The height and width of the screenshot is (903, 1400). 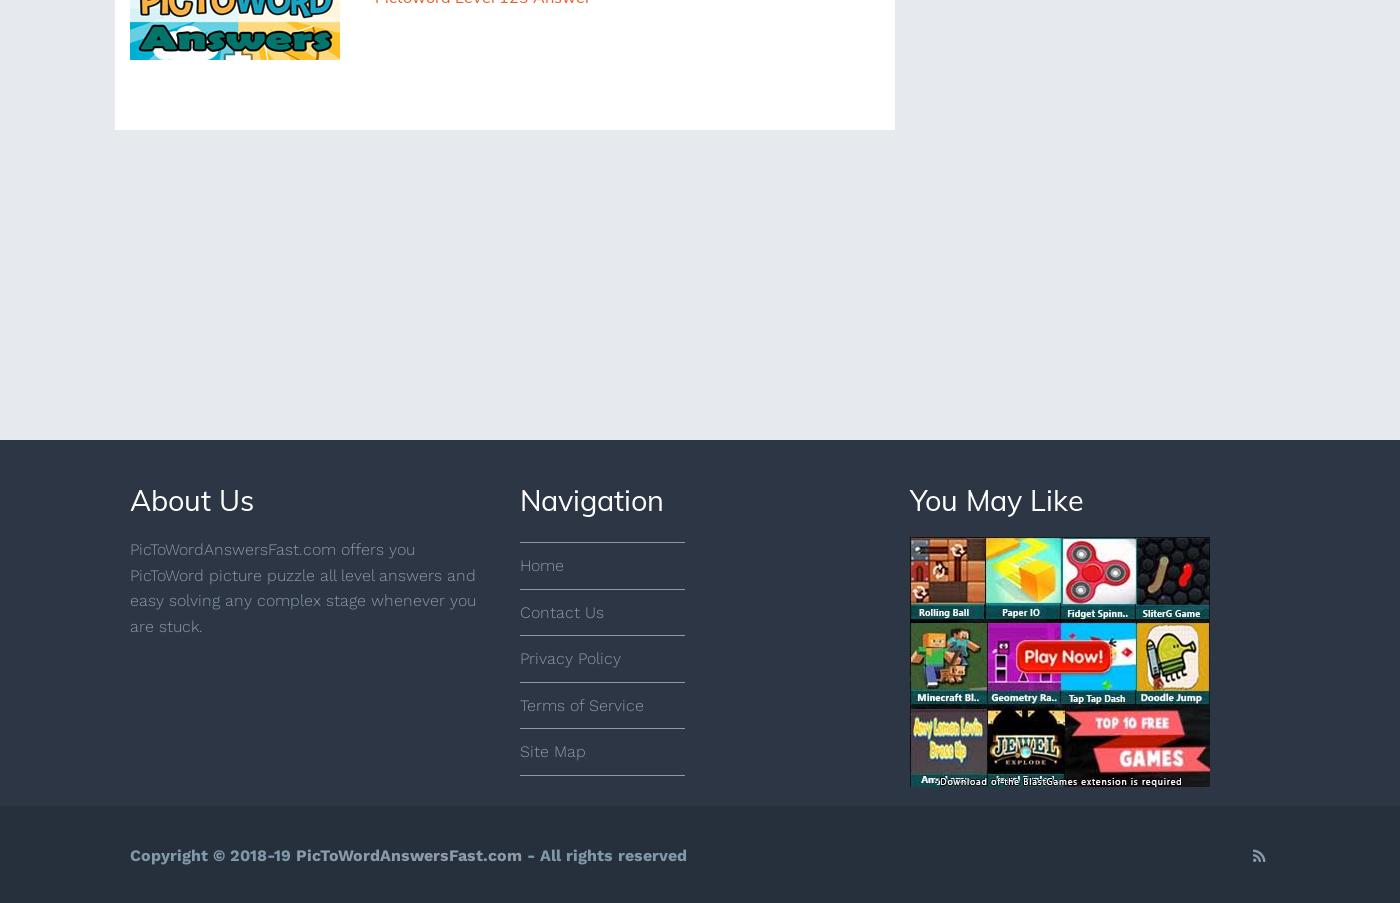 What do you see at coordinates (519, 751) in the screenshot?
I see `'Site Map'` at bounding box center [519, 751].